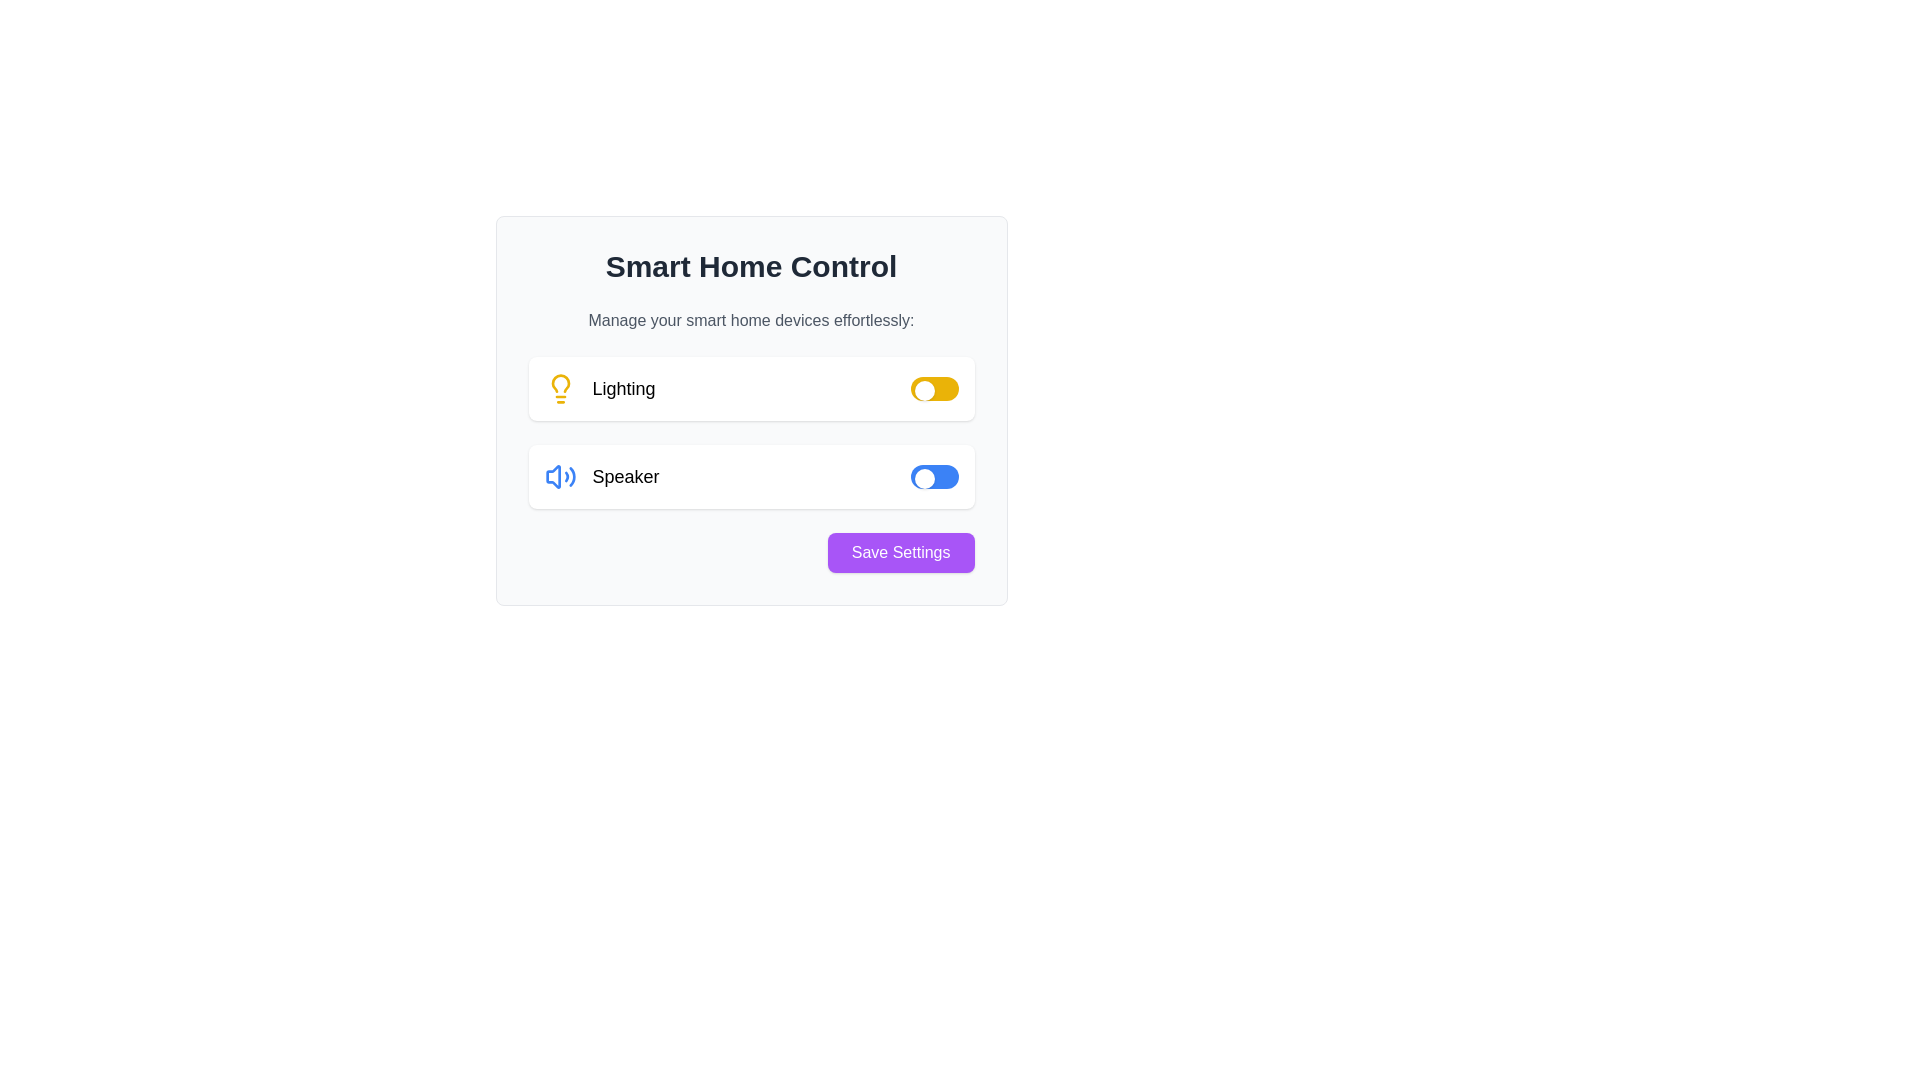 The image size is (1920, 1080). What do you see at coordinates (923, 478) in the screenshot?
I see `the draggable knob of the toggle switch labeled 'Speaker'` at bounding box center [923, 478].